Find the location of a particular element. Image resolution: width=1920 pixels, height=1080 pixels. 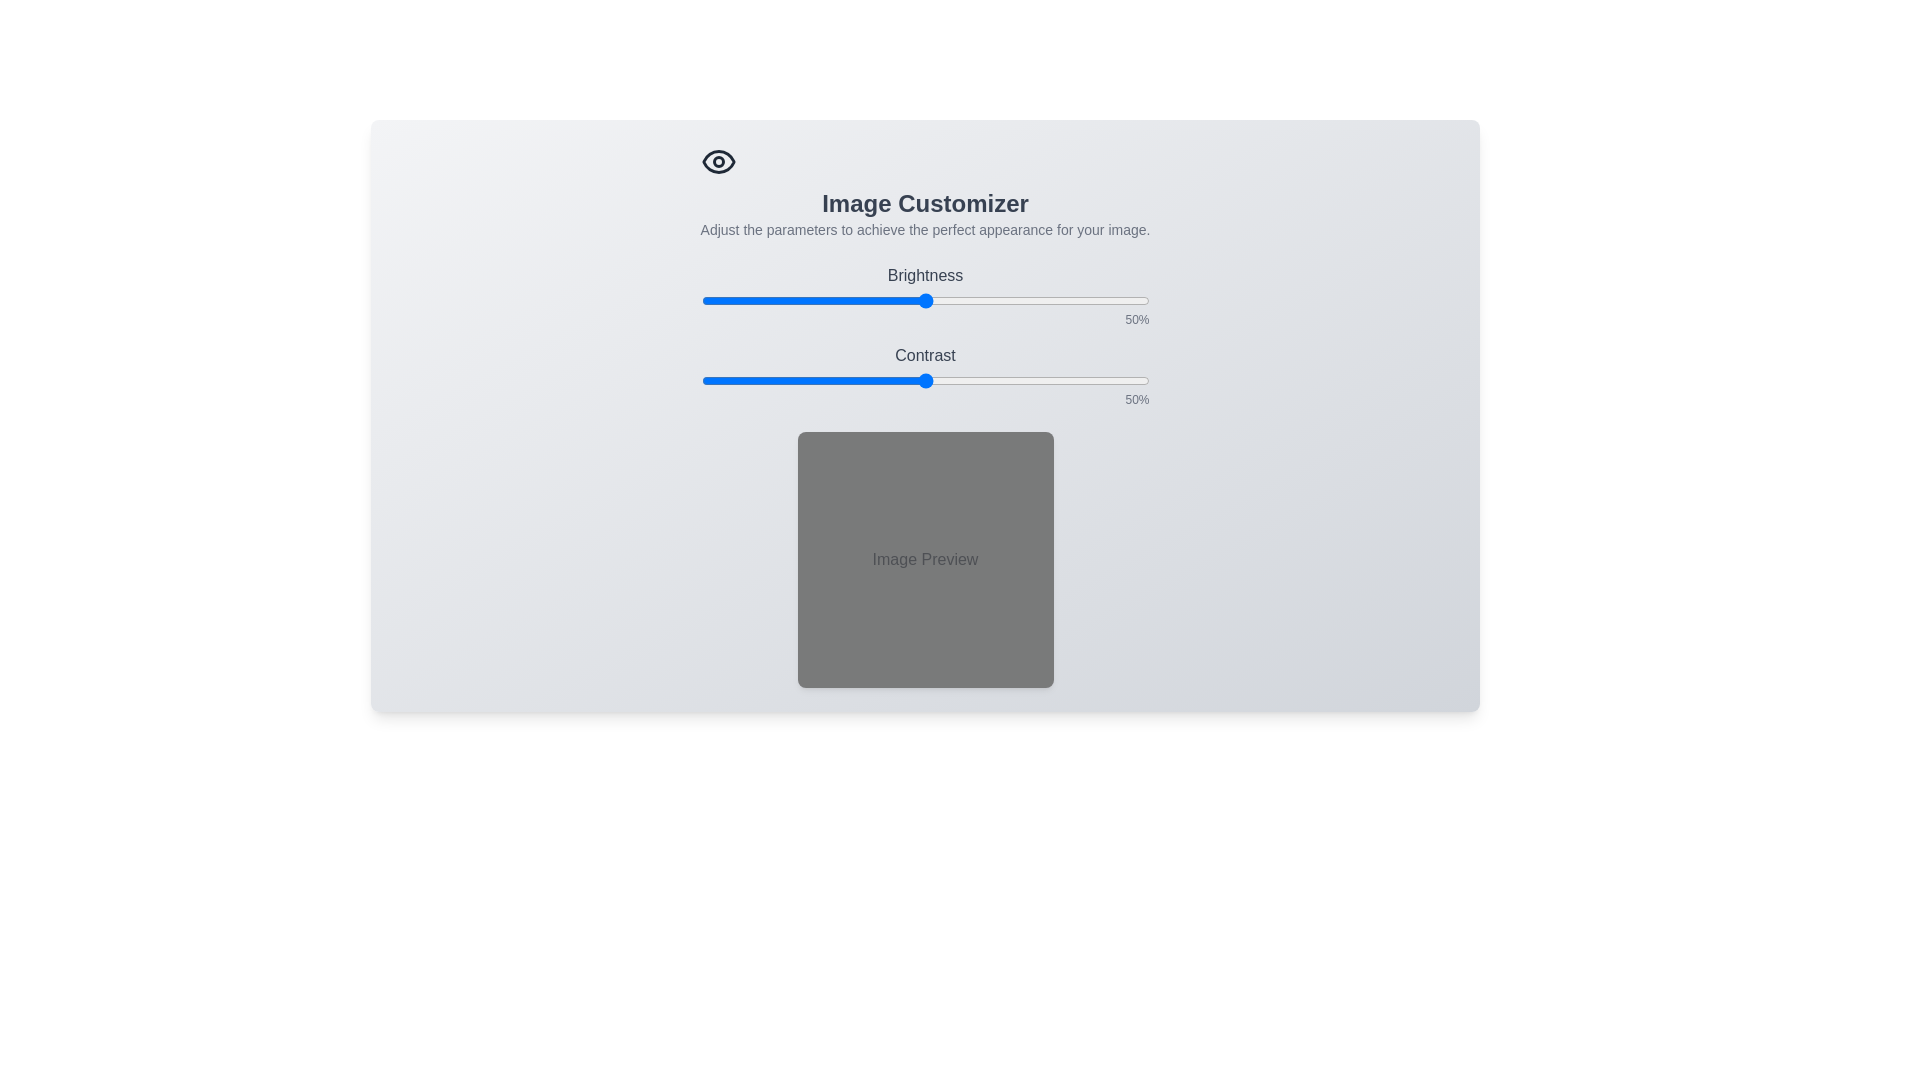

the brightness slider to set brightness to 64% is located at coordinates (988, 300).